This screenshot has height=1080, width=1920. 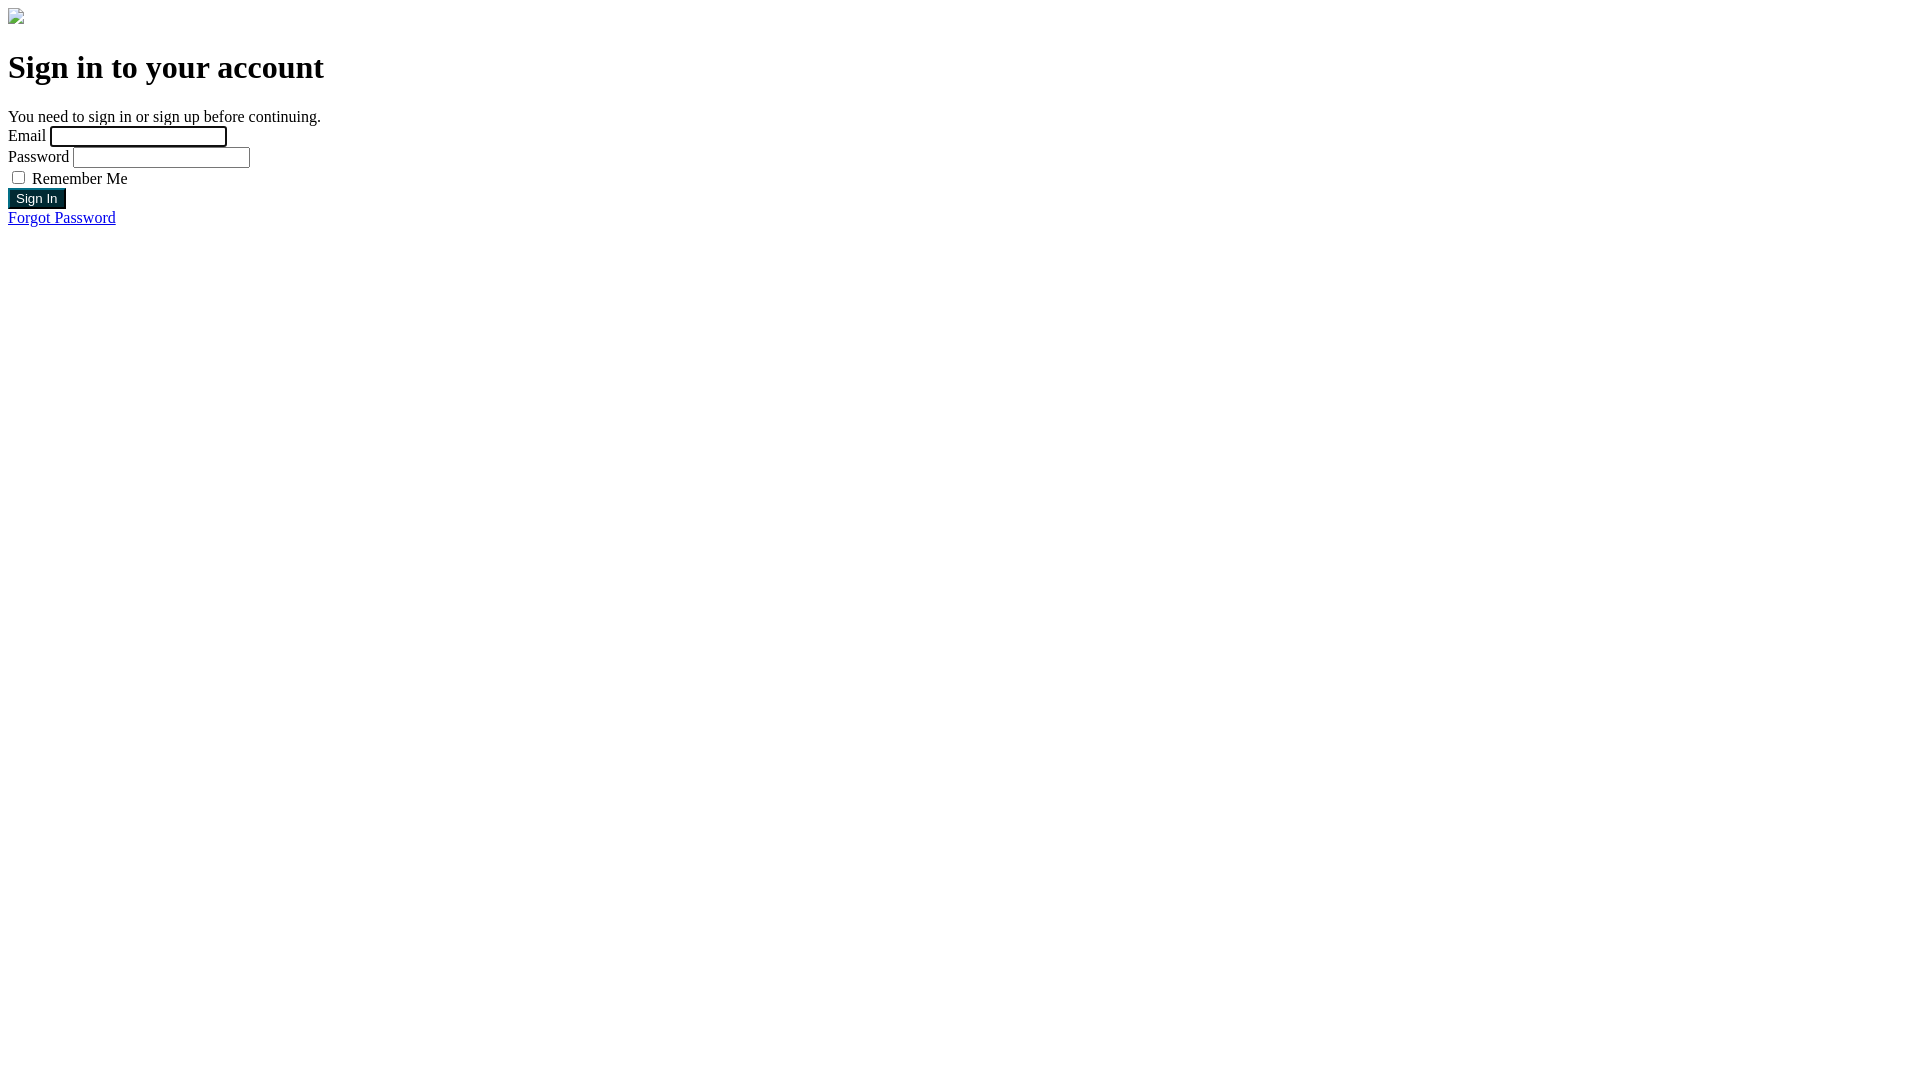 What do you see at coordinates (62, 217) in the screenshot?
I see `'Forgot Password'` at bounding box center [62, 217].